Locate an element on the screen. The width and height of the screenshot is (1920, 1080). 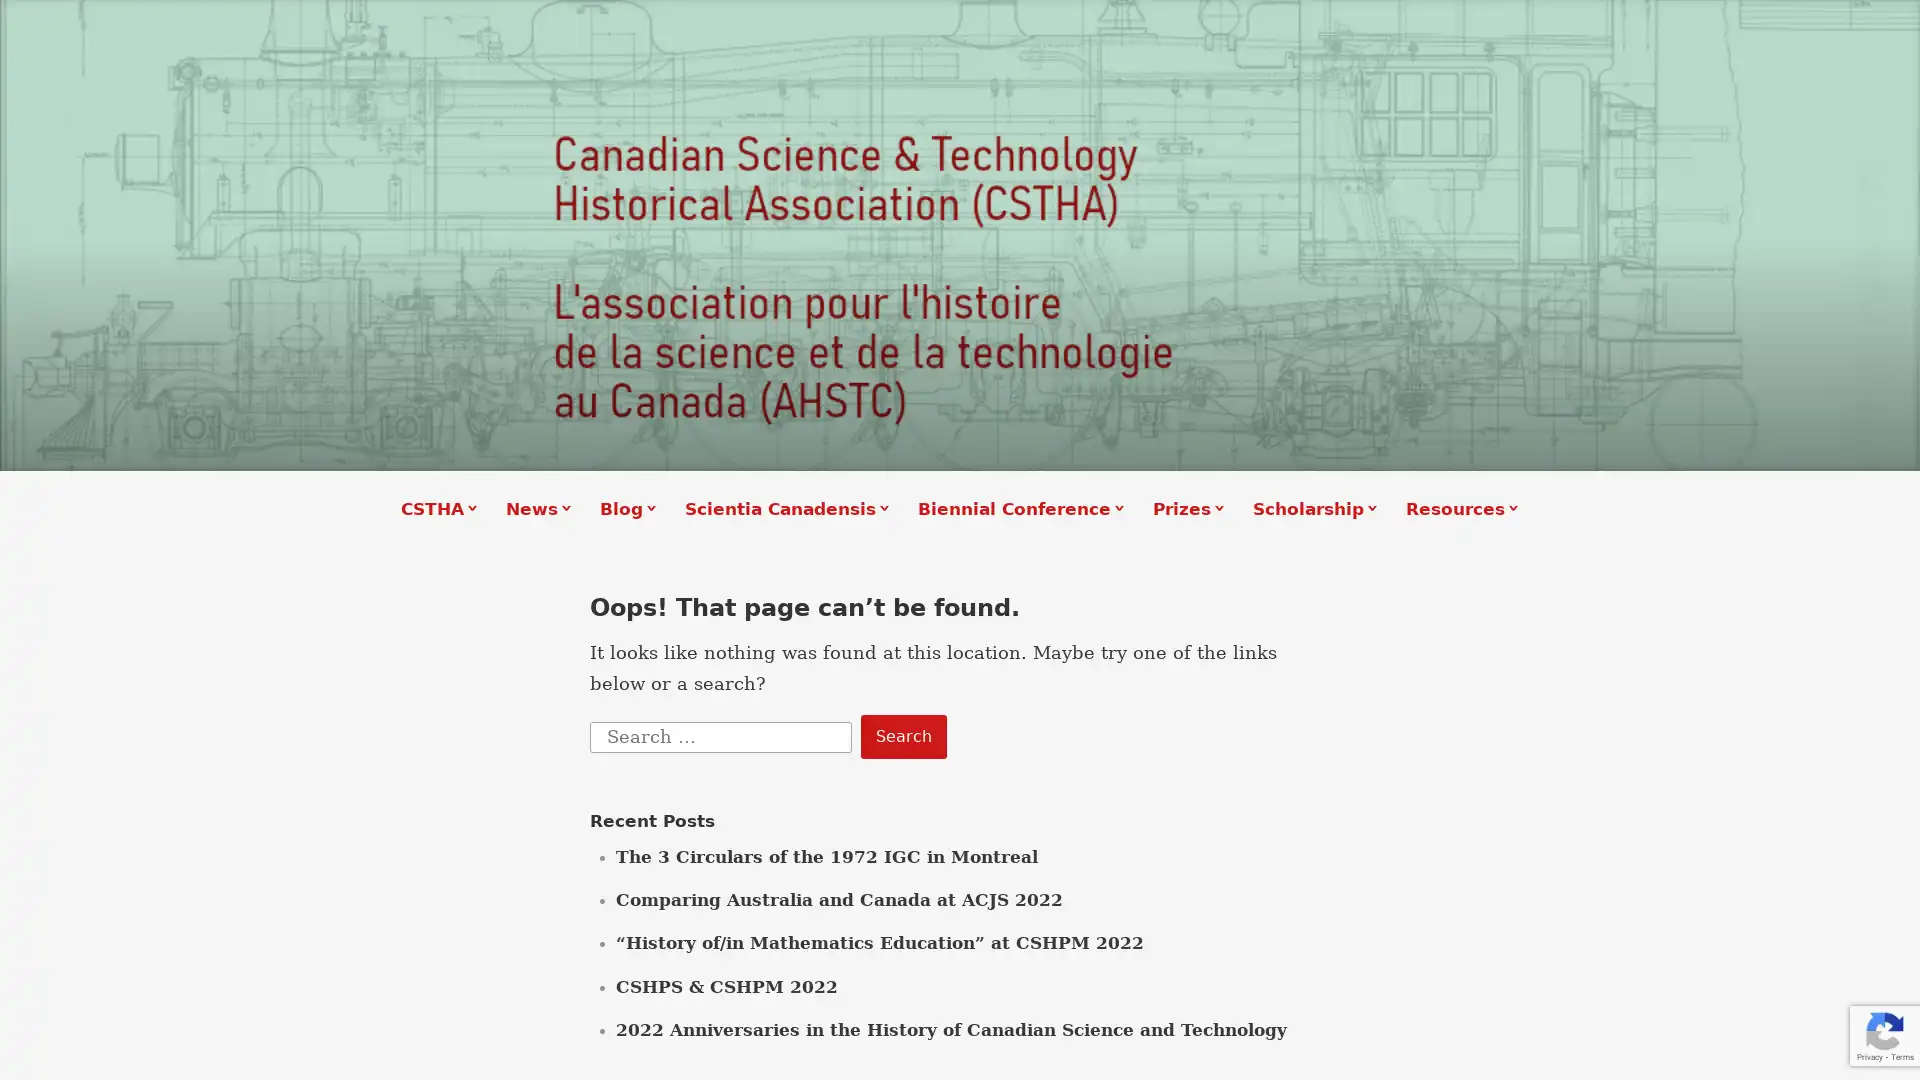
Search is located at coordinates (902, 736).